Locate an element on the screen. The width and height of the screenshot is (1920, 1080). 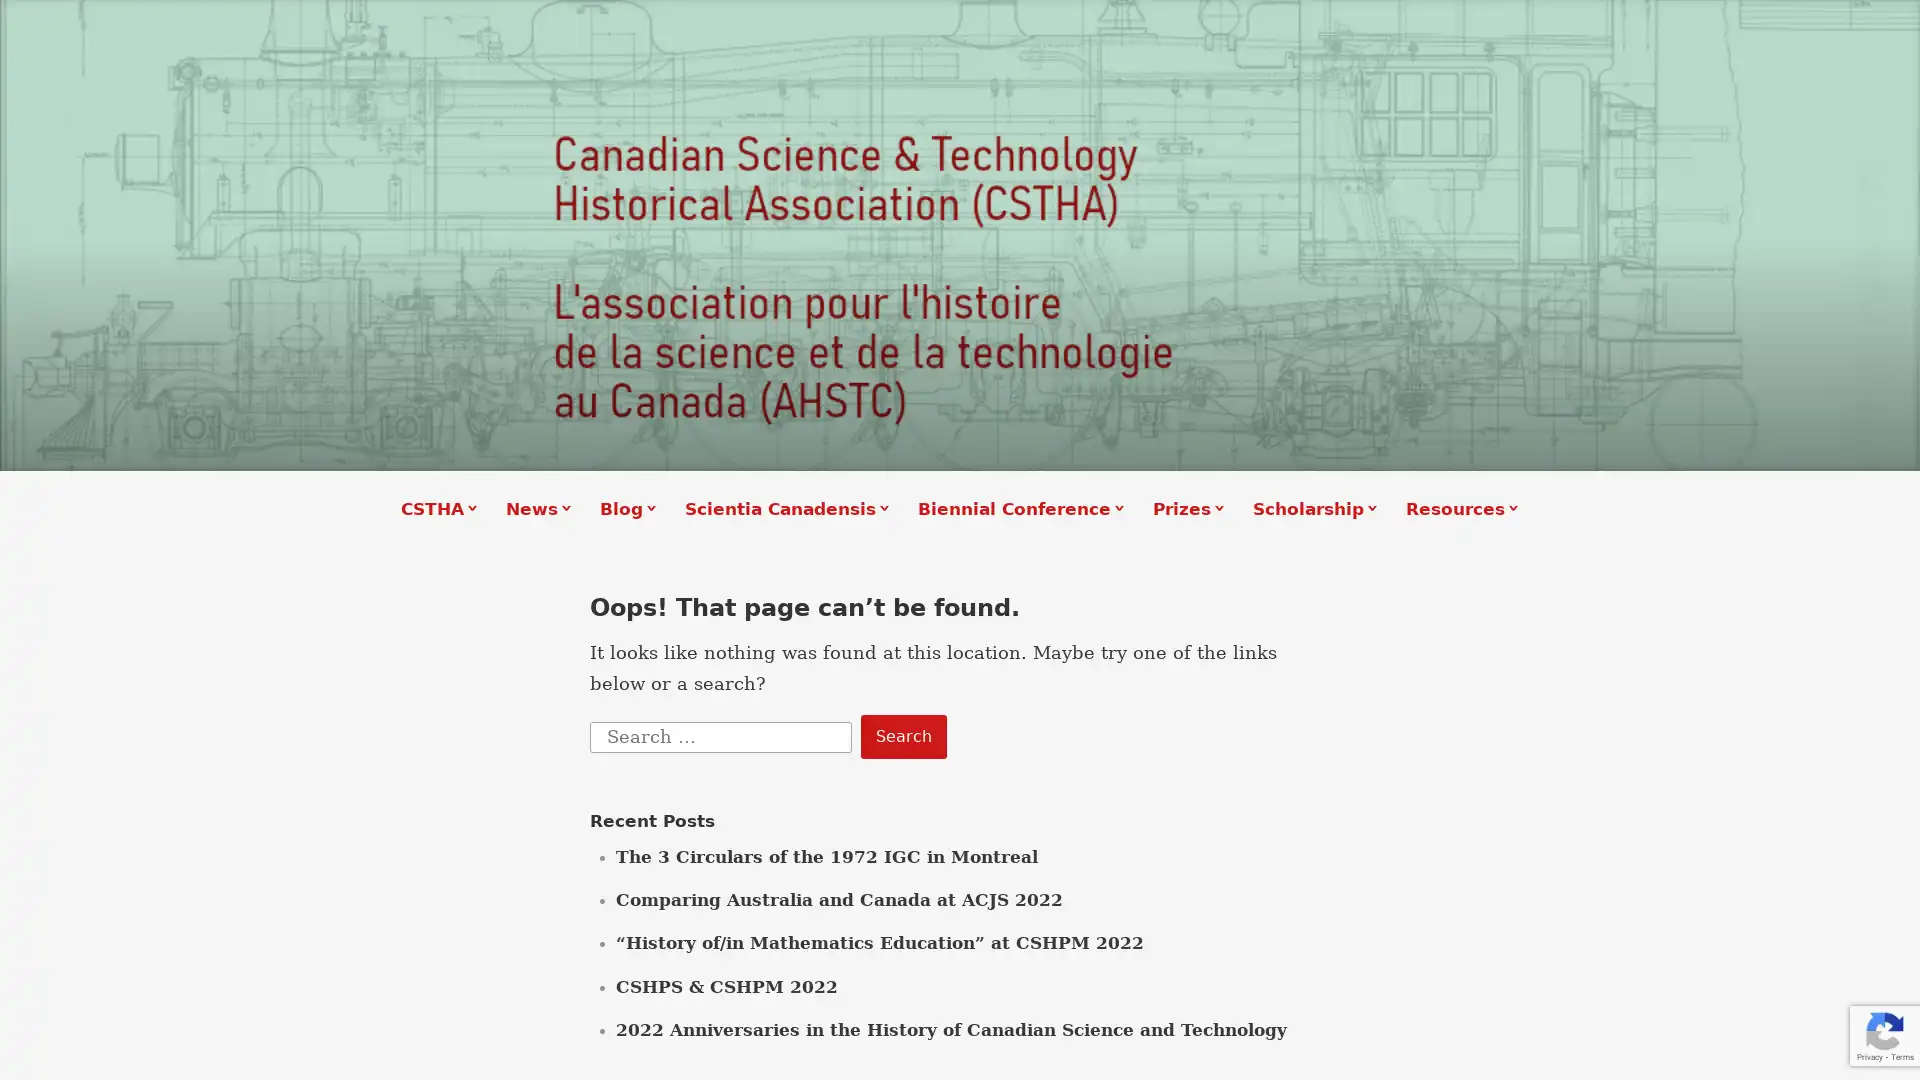
Search is located at coordinates (902, 736).